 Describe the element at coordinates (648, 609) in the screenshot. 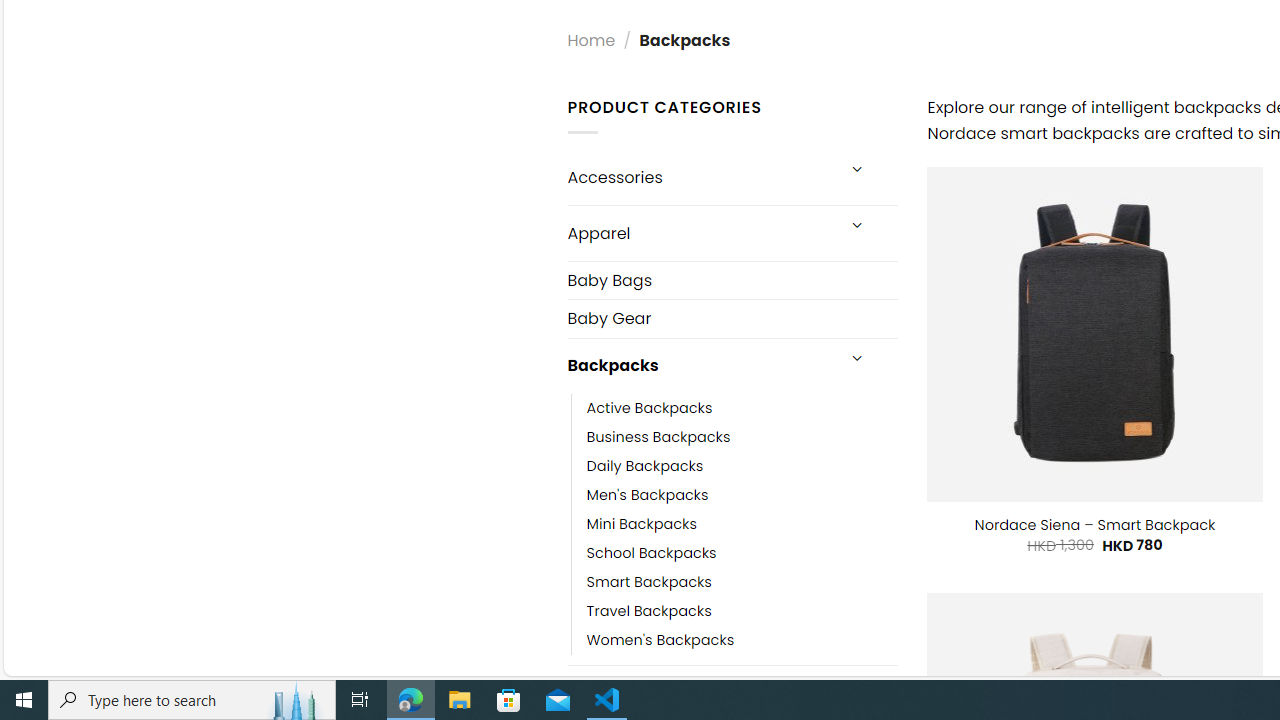

I see `'Travel Backpacks'` at that location.